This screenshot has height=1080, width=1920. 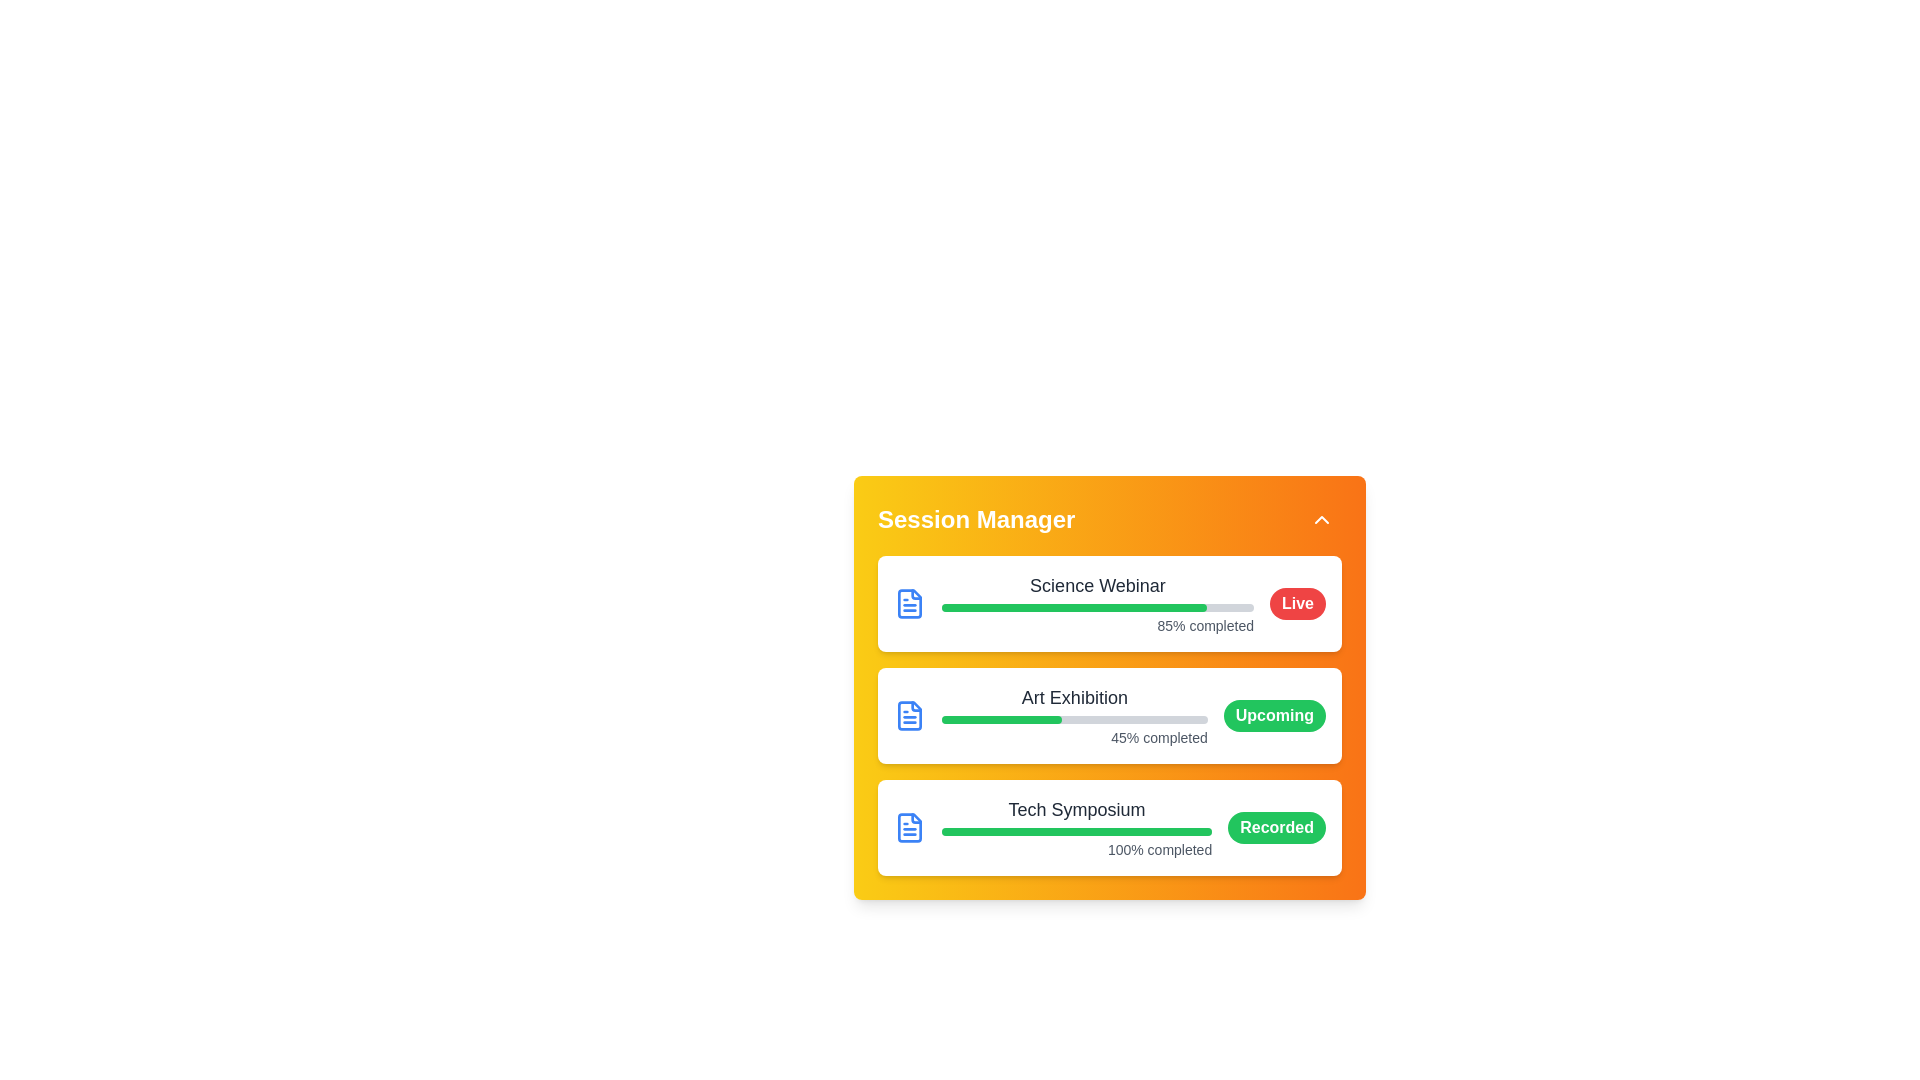 I want to click on the horizontal progress bar with a rounded green progress indicator located beneath the 'Tech Symposium' title and above the '100% completed' status label, so click(x=1076, y=832).